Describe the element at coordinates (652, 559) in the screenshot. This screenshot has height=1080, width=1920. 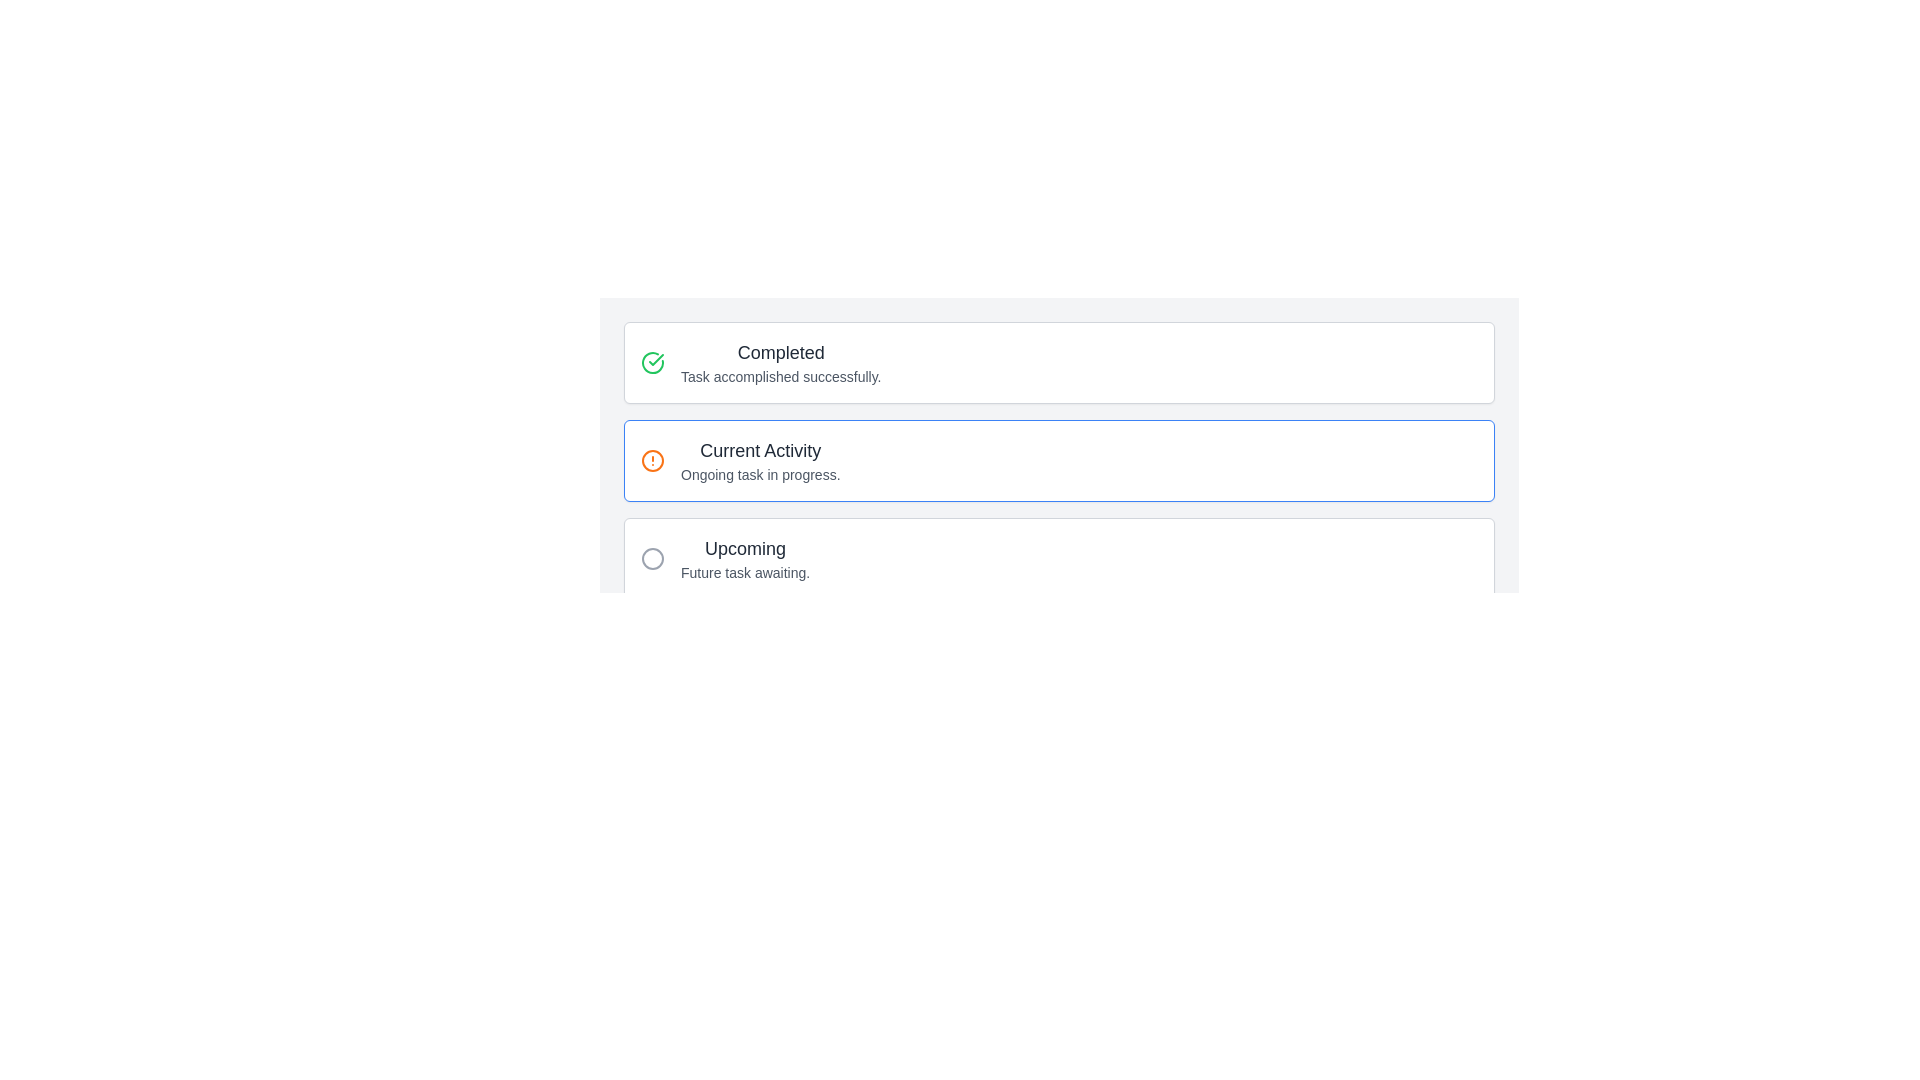
I see `the circular grayish outlined icon located to the left of the 'Upcoming' label` at that location.